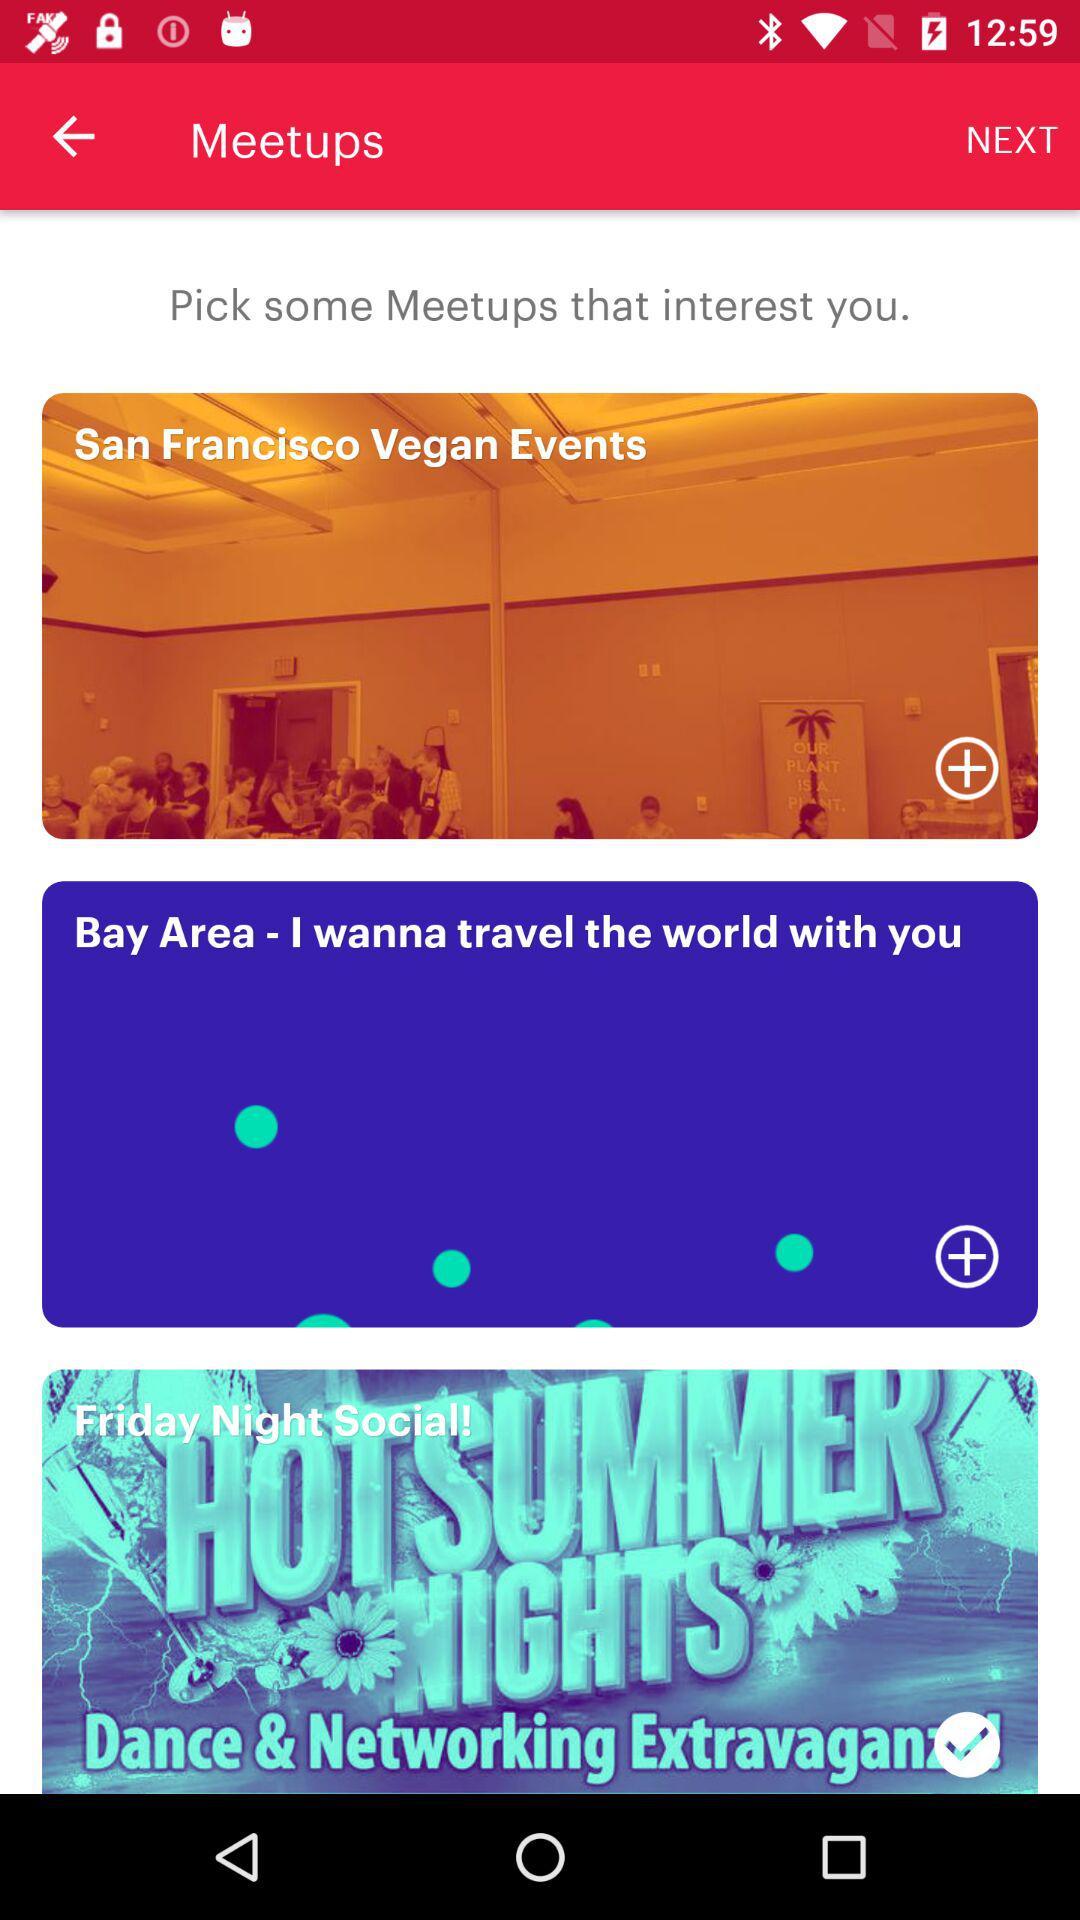  Describe the element at coordinates (966, 1255) in the screenshot. I see `enlarges an event description` at that location.